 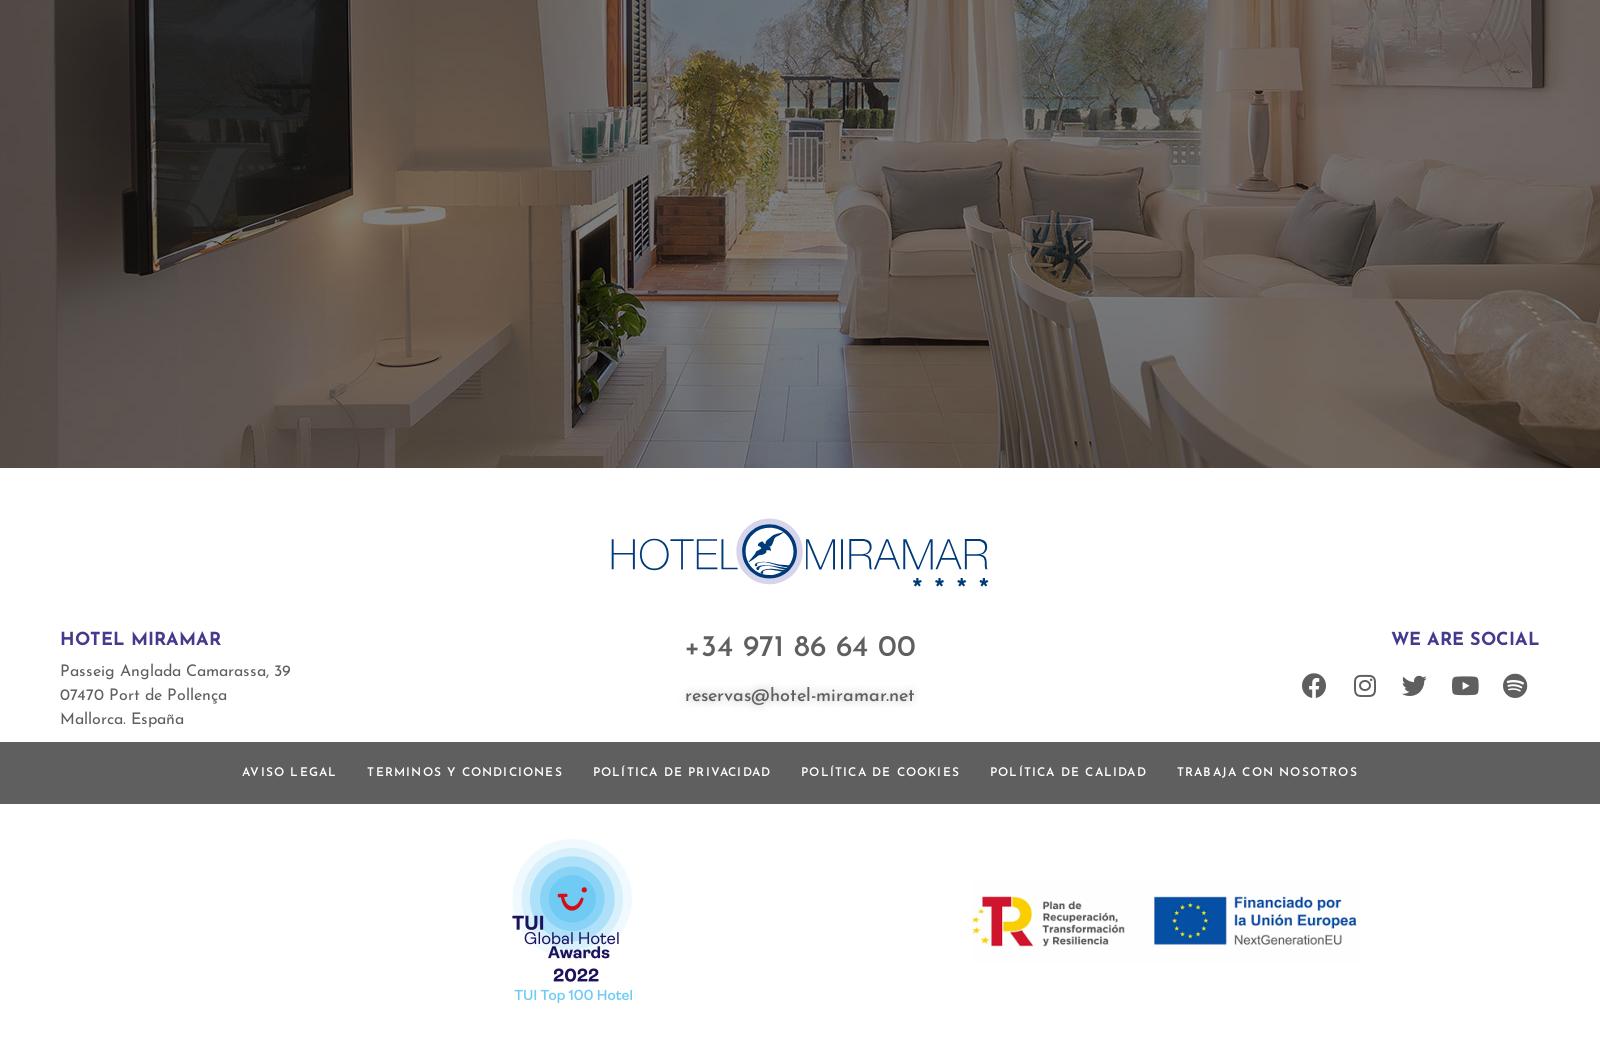 What do you see at coordinates (289, 771) in the screenshot?
I see `'Aviso Legal'` at bounding box center [289, 771].